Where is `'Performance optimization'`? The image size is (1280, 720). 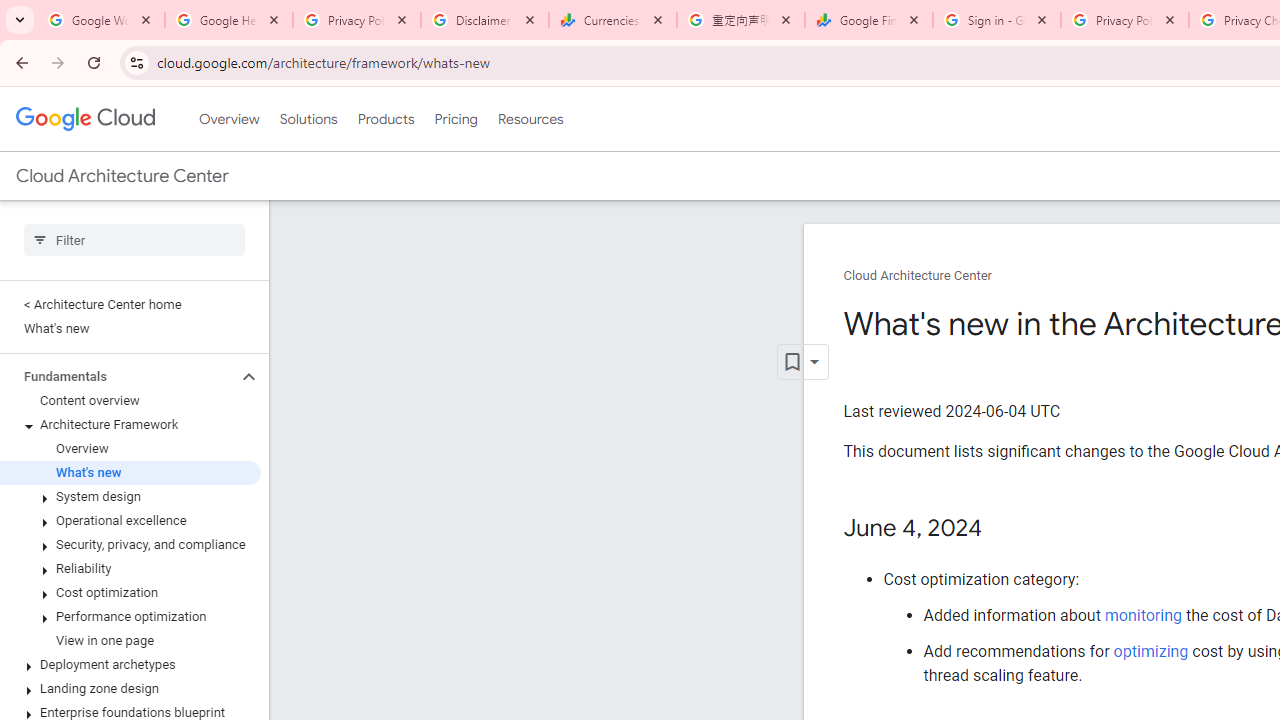
'Performance optimization' is located at coordinates (129, 616).